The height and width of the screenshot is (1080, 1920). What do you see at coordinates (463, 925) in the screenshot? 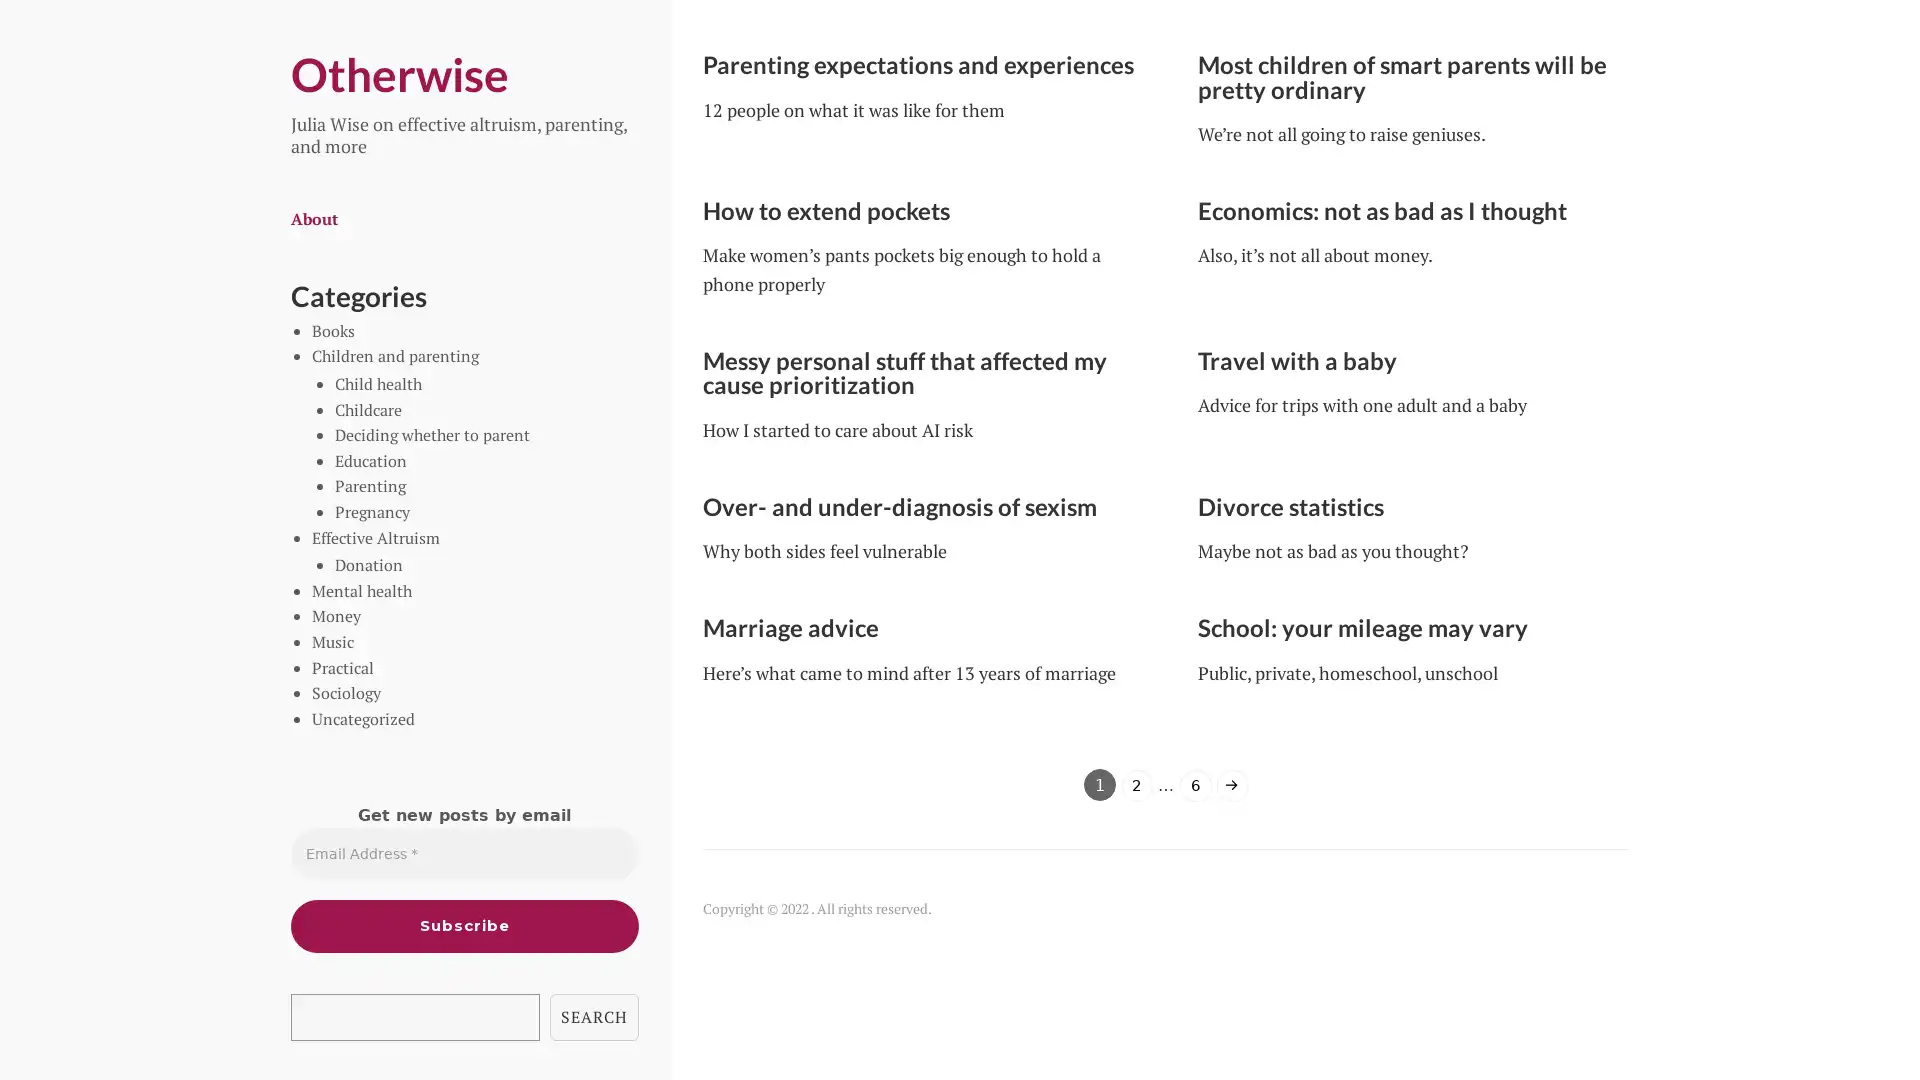
I see `Subscribe` at bounding box center [463, 925].